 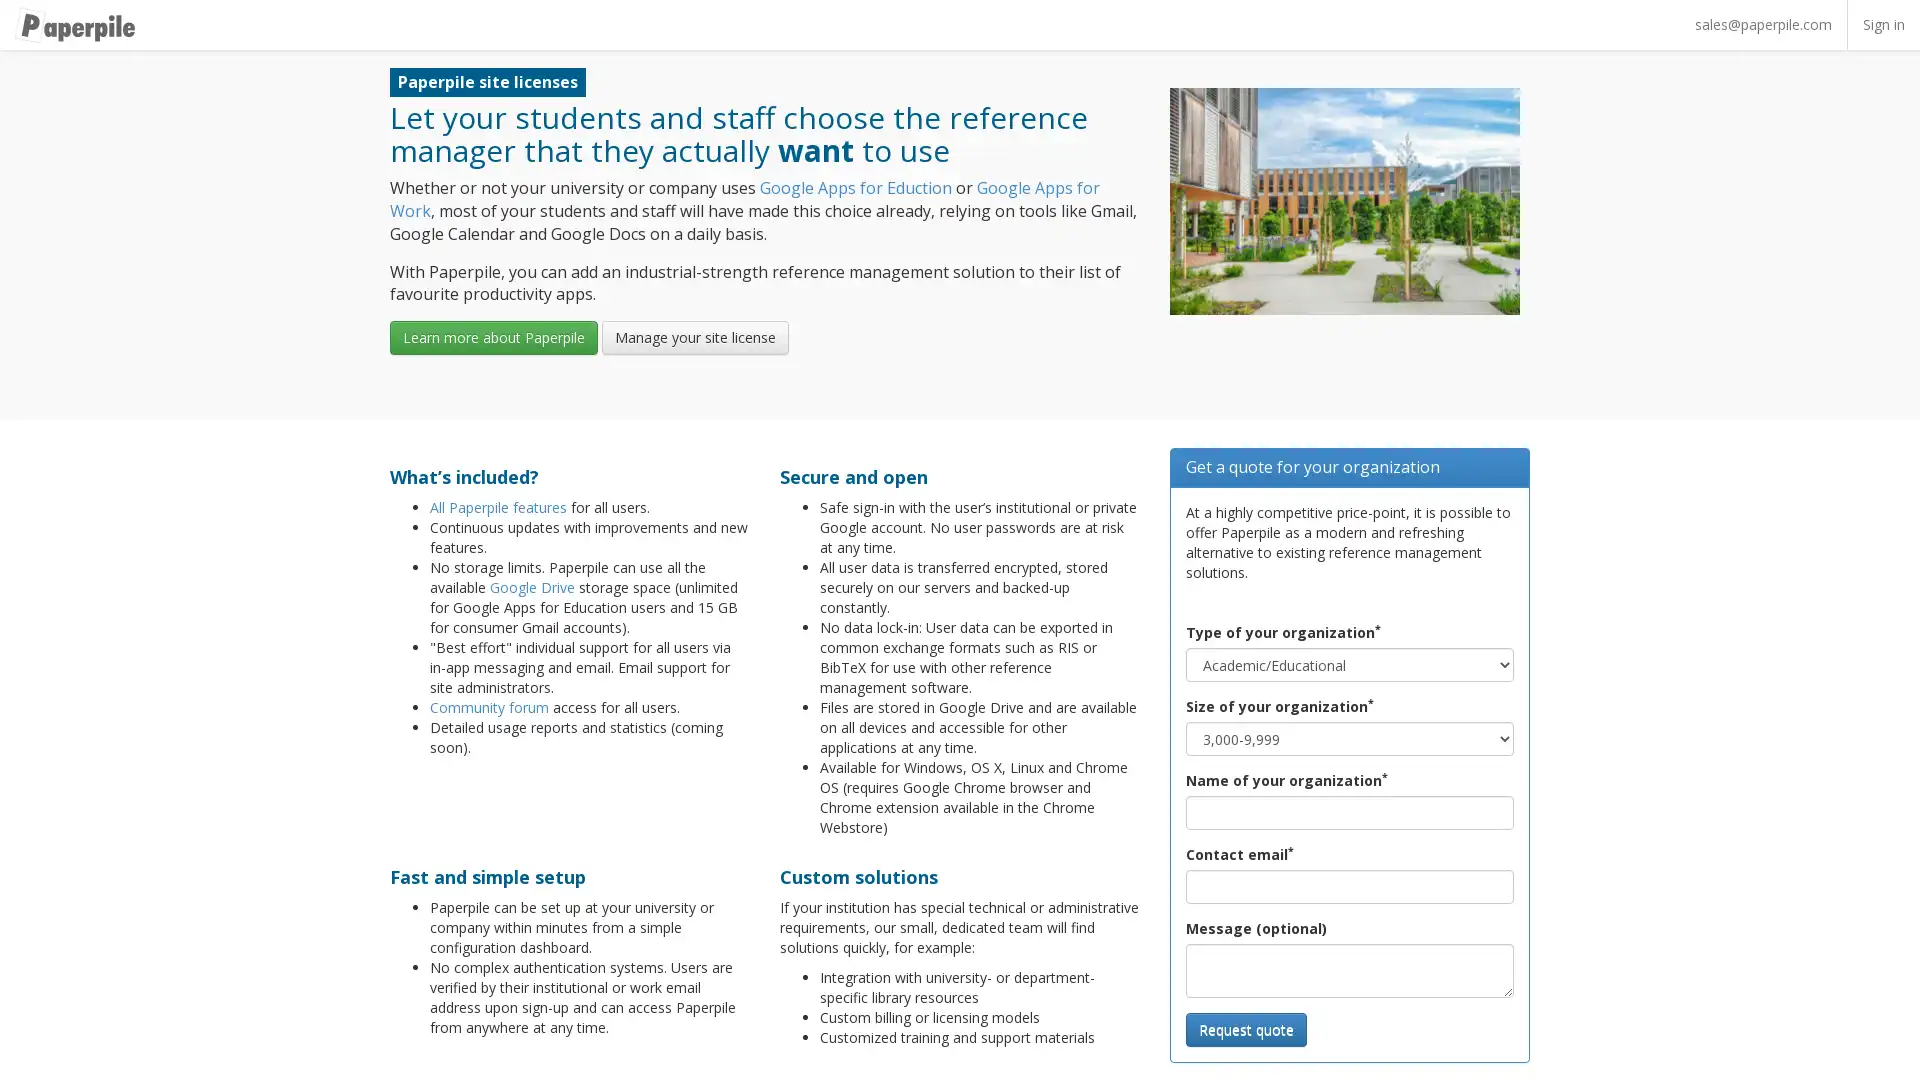 What do you see at coordinates (1245, 1029) in the screenshot?
I see `Request quote` at bounding box center [1245, 1029].